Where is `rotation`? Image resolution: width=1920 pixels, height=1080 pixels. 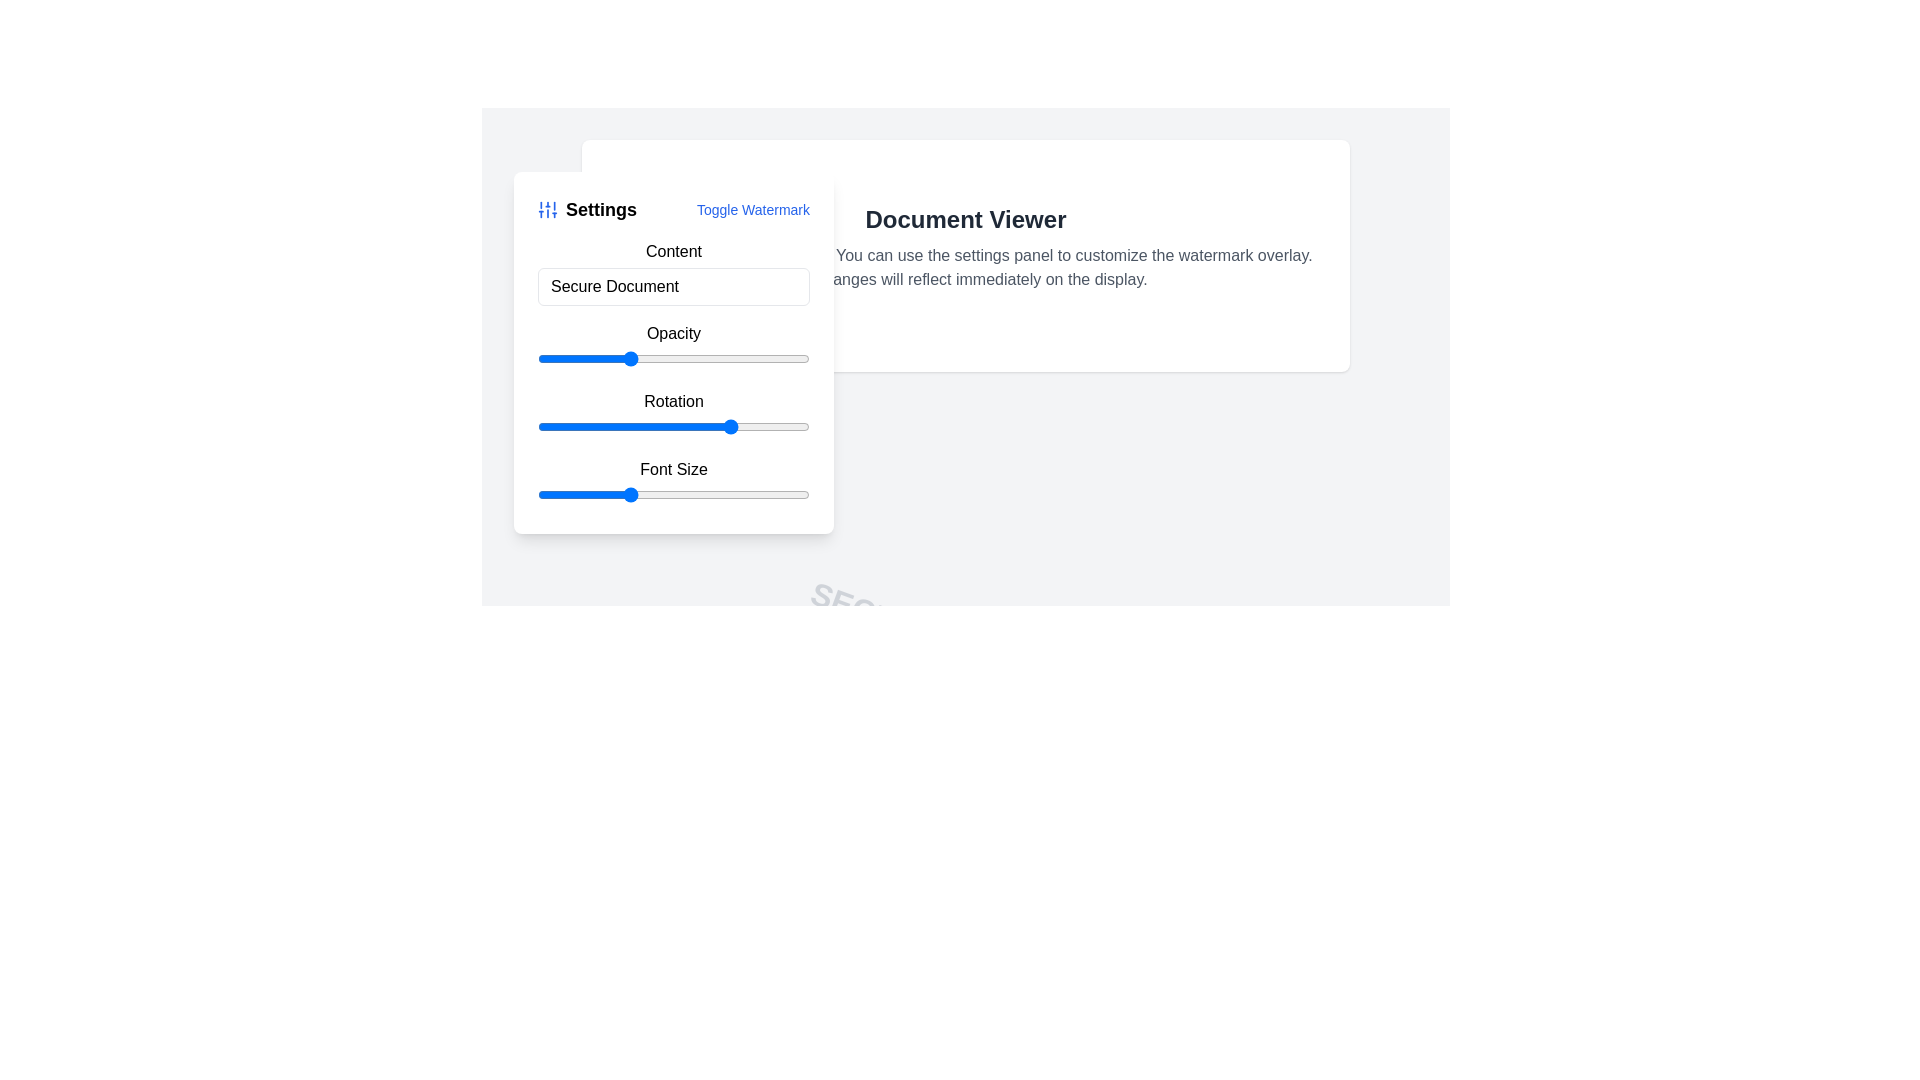
rotation is located at coordinates (597, 426).